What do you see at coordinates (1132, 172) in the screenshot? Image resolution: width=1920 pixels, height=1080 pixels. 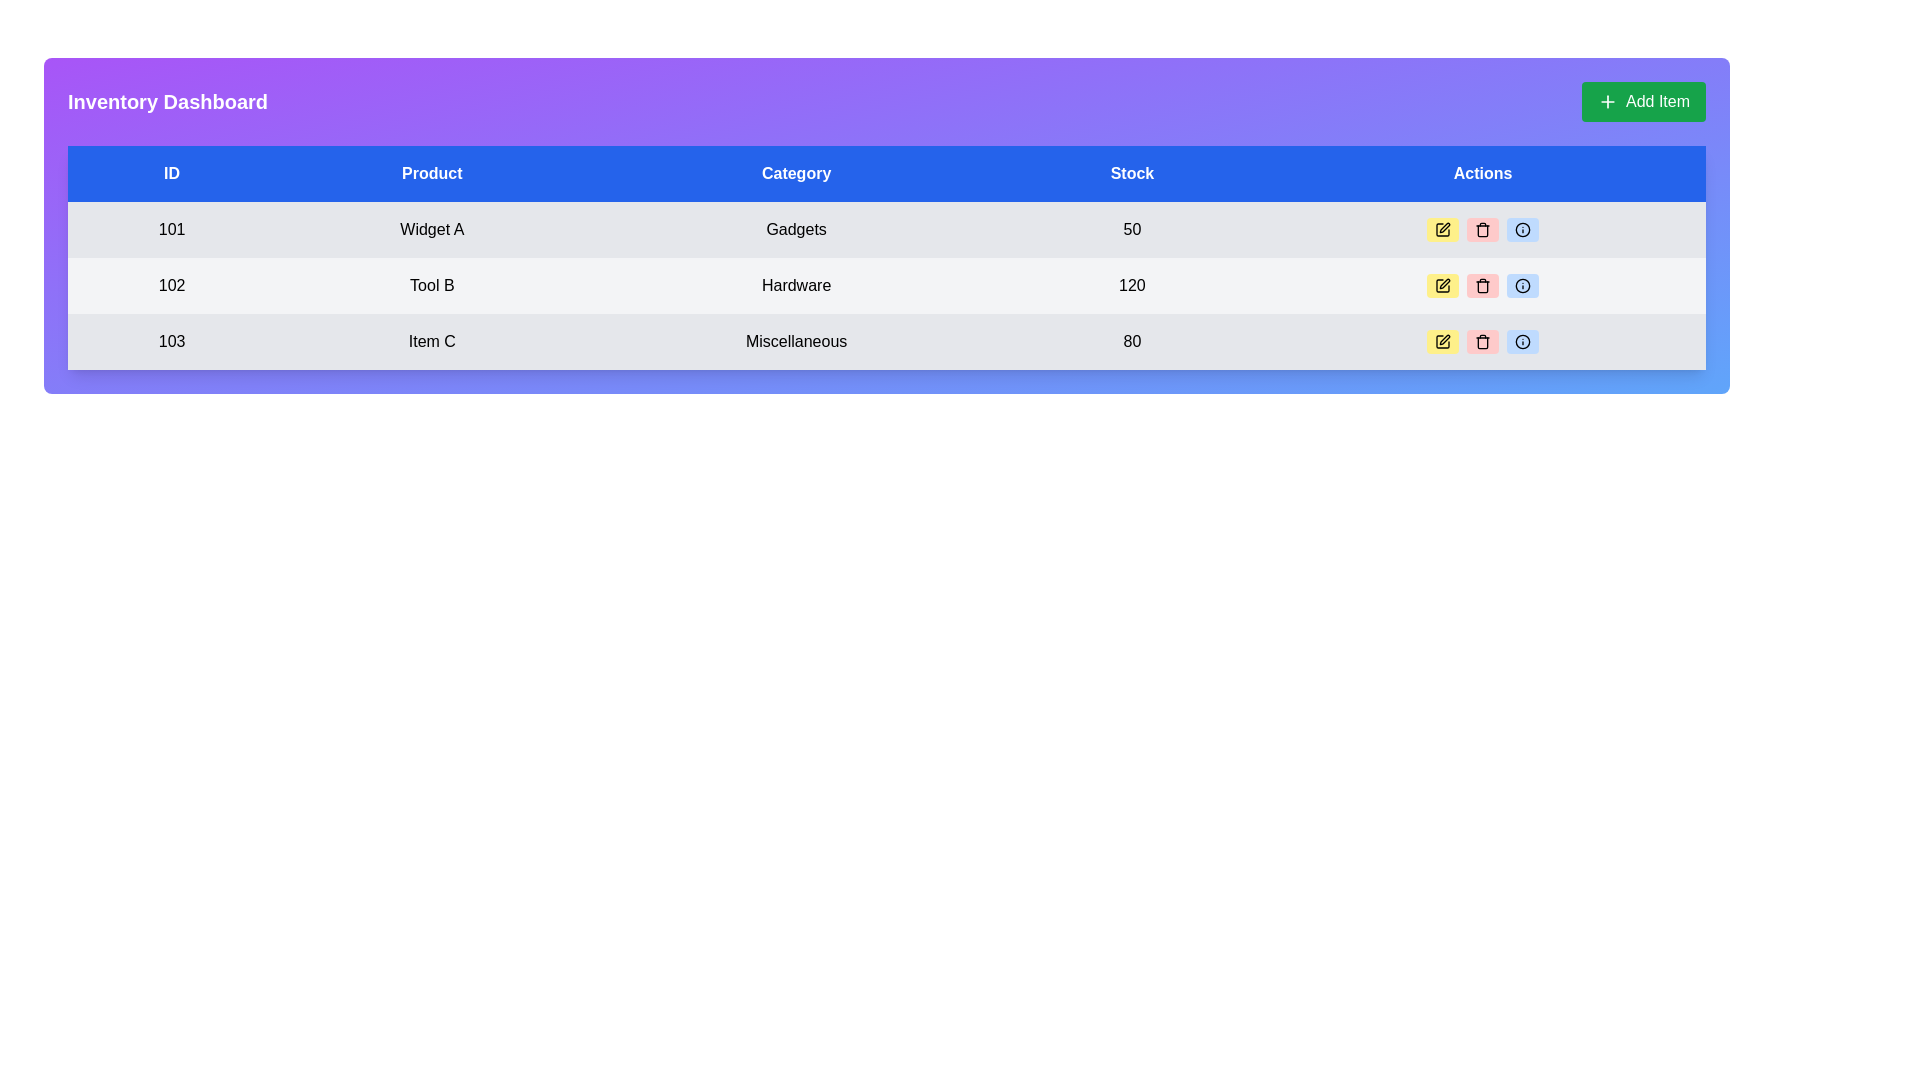 I see `the text label element displaying 'Stock', which is centered in a blue rectangular background and positioned between the 'Category' and 'Actions' elements in the table header` at bounding box center [1132, 172].